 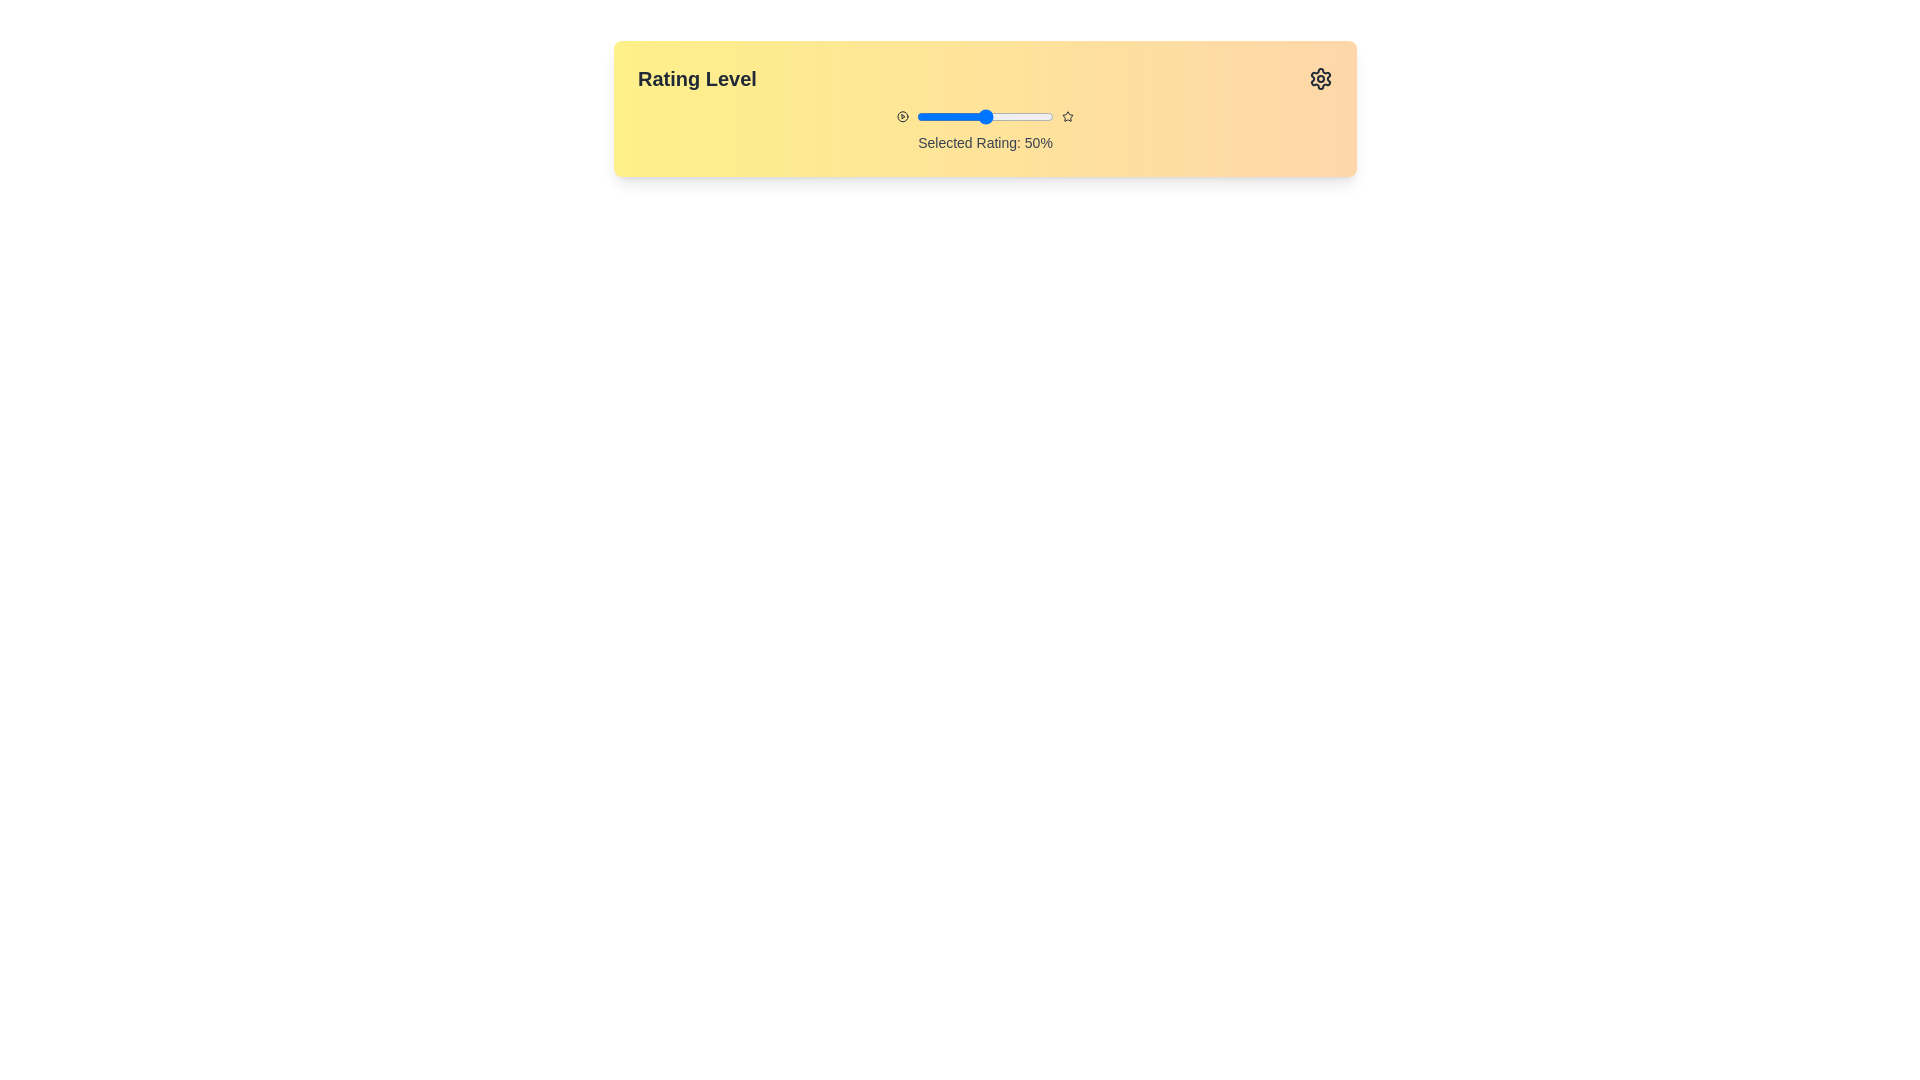 I want to click on the slider, so click(x=939, y=116).